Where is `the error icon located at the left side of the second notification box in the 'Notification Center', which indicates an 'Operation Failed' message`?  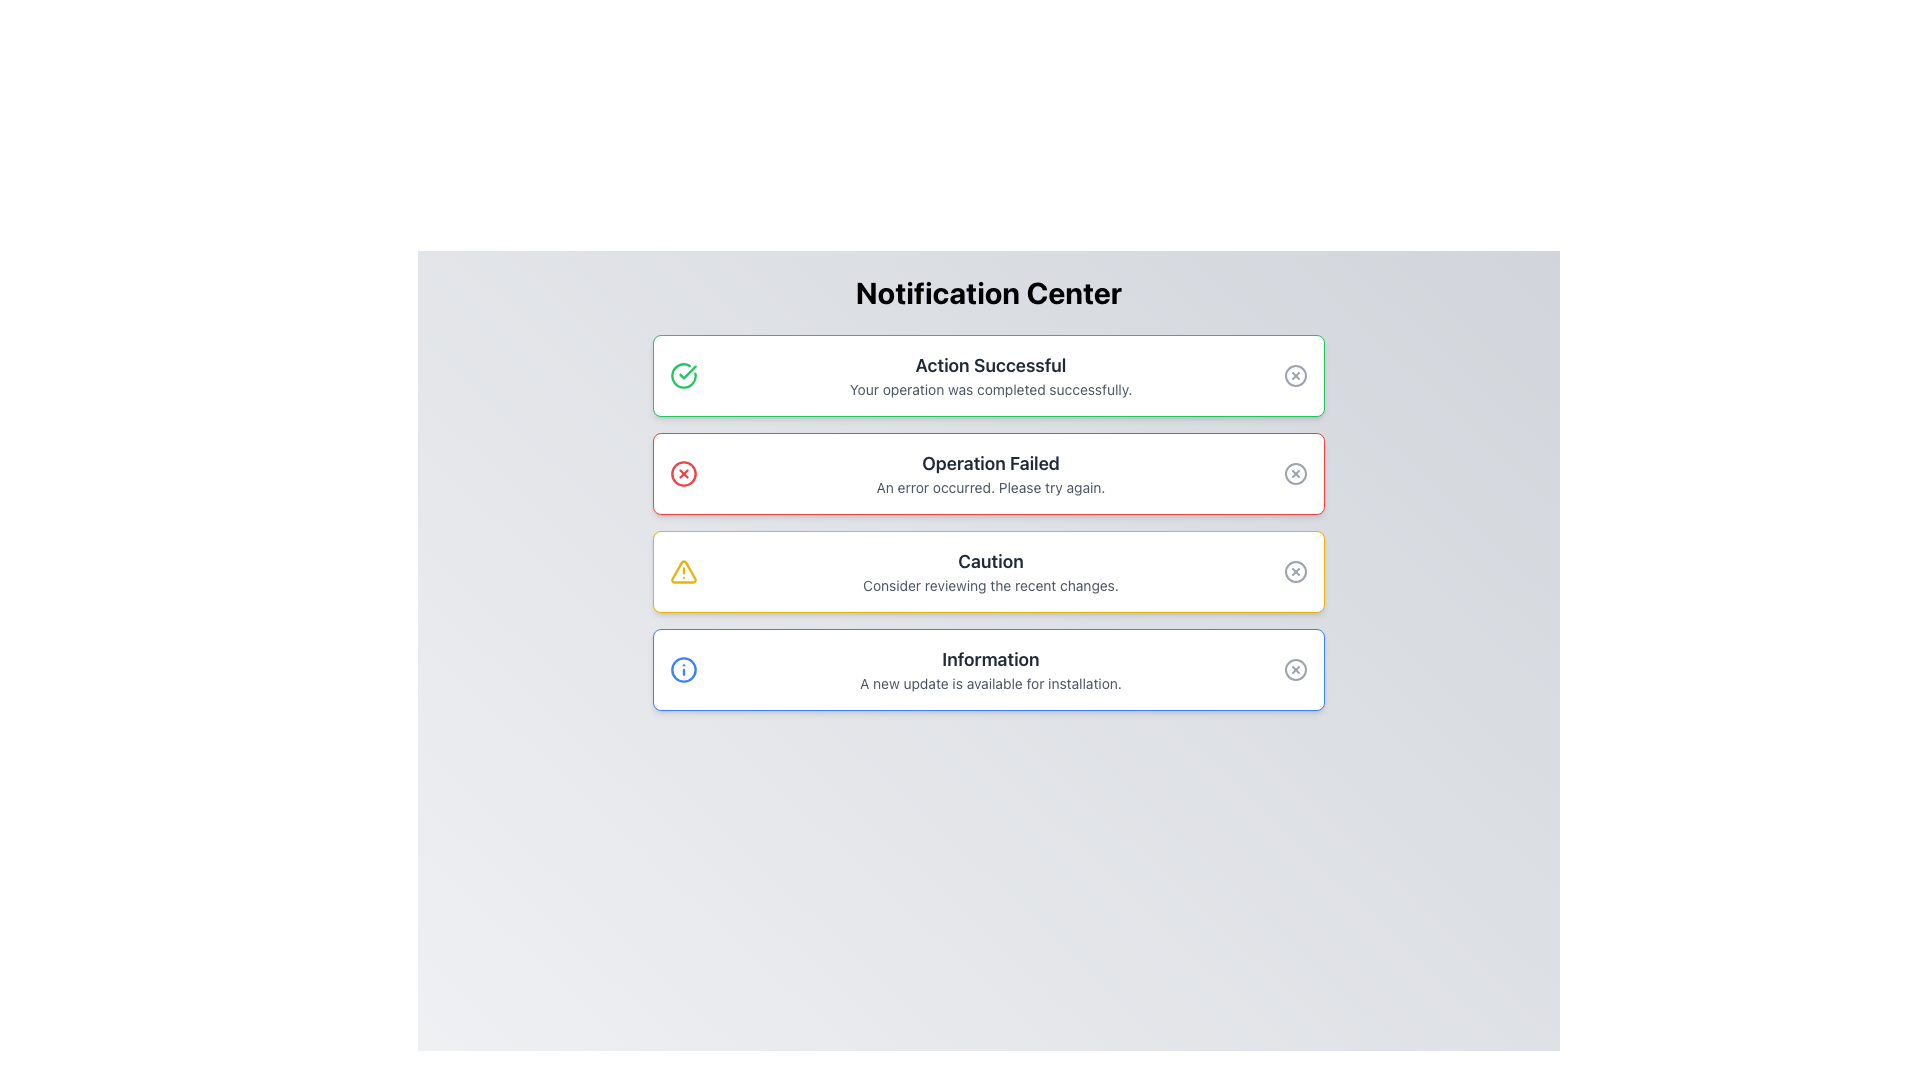
the error icon located at the left side of the second notification box in the 'Notification Center', which indicates an 'Operation Failed' message is located at coordinates (684, 474).